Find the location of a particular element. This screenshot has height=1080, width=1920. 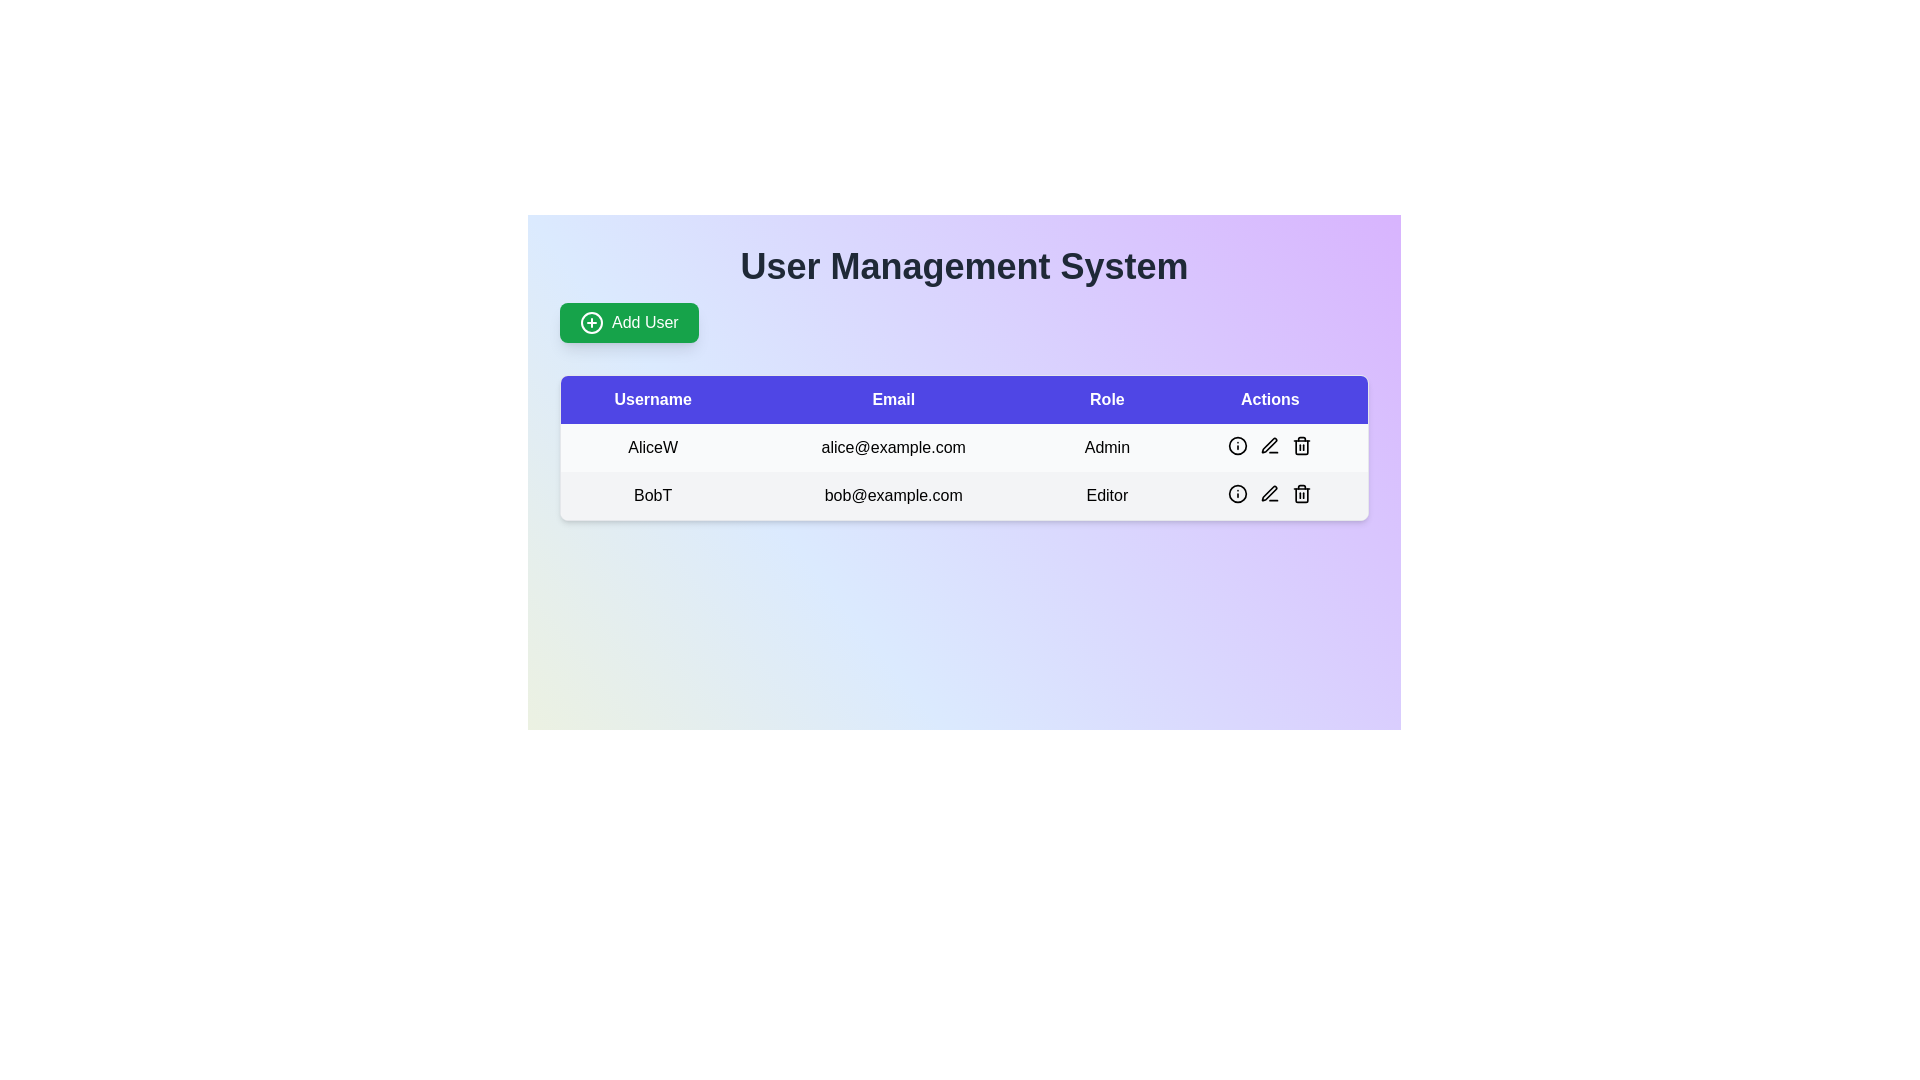

text content displayed in the email label for the user 'BobT', located in the second row of the table under the 'Email' column is located at coordinates (892, 495).